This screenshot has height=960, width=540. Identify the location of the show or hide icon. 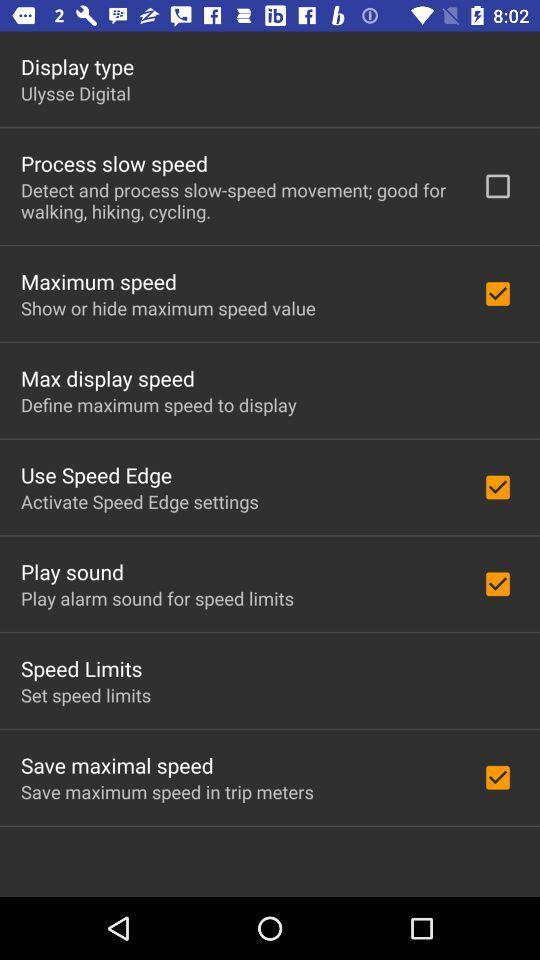
(167, 308).